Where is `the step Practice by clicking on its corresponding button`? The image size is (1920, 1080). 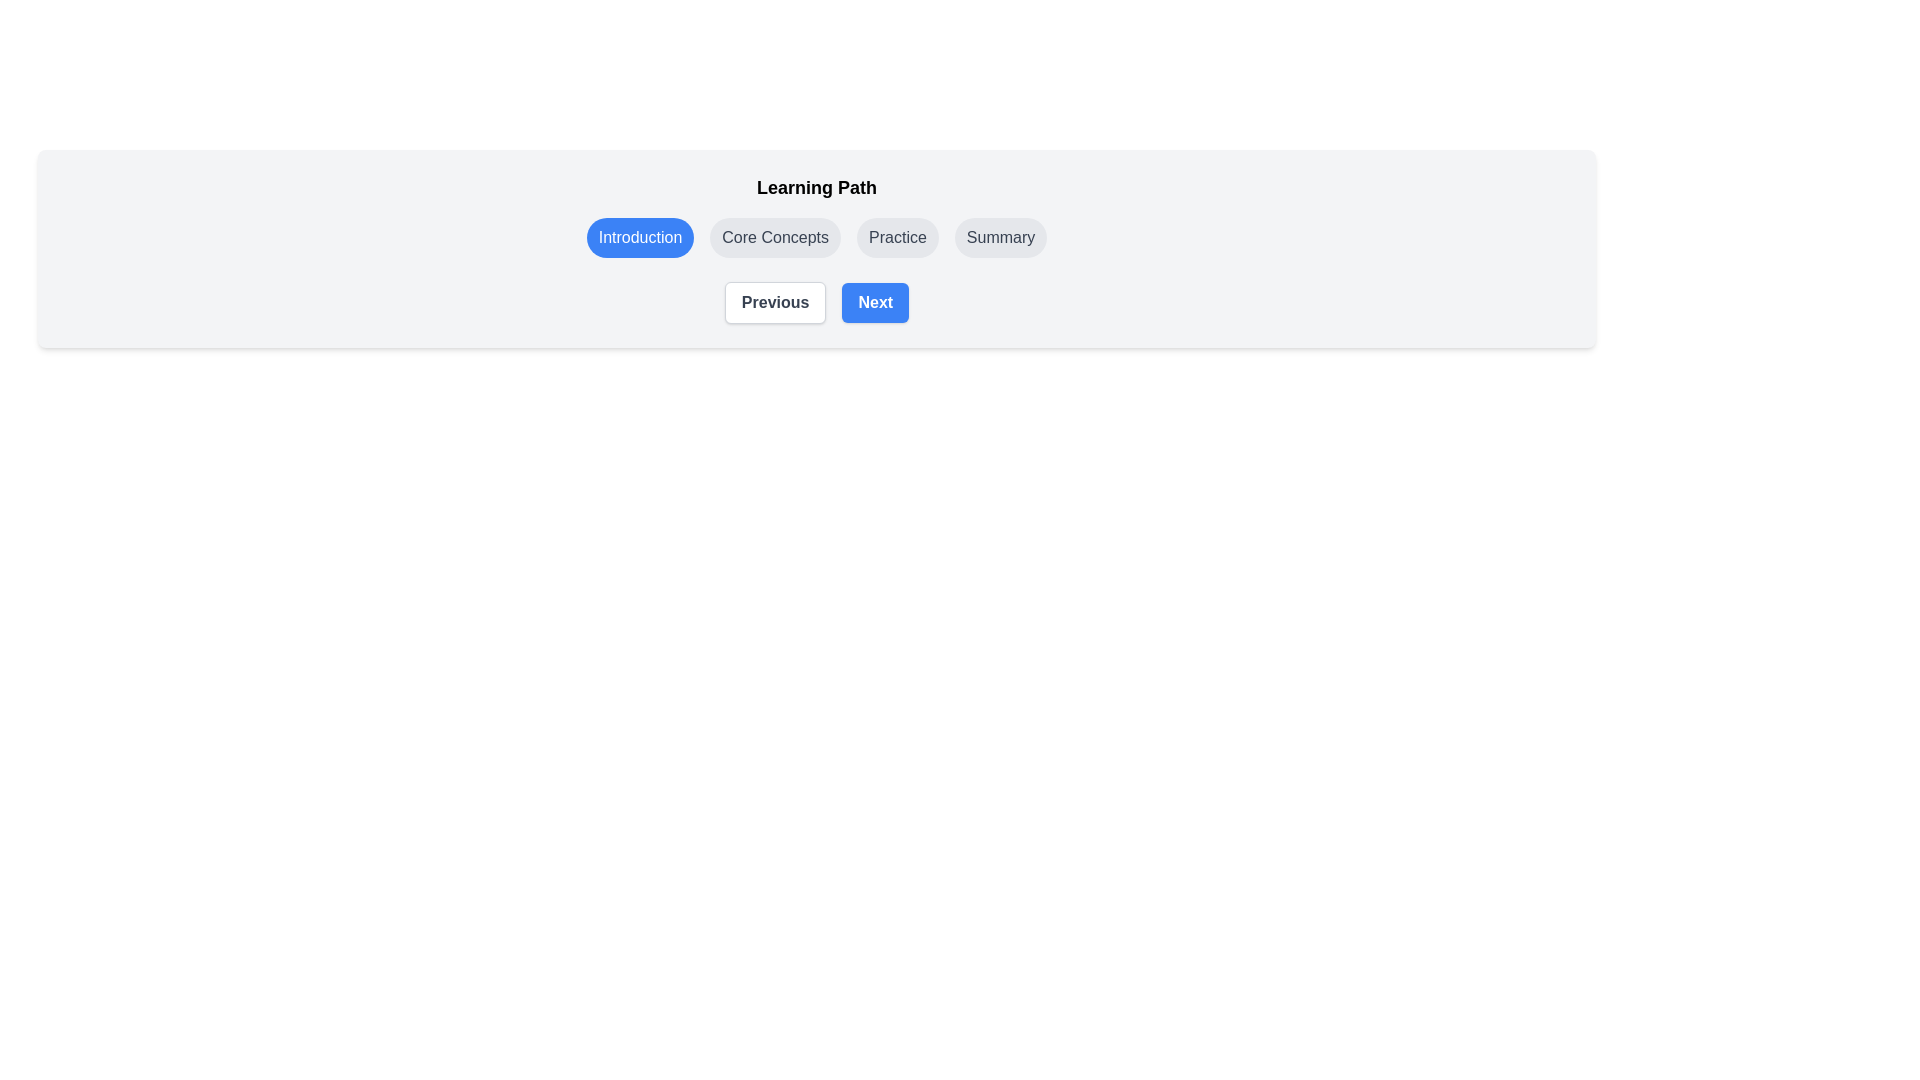 the step Practice by clicking on its corresponding button is located at coordinates (896, 237).